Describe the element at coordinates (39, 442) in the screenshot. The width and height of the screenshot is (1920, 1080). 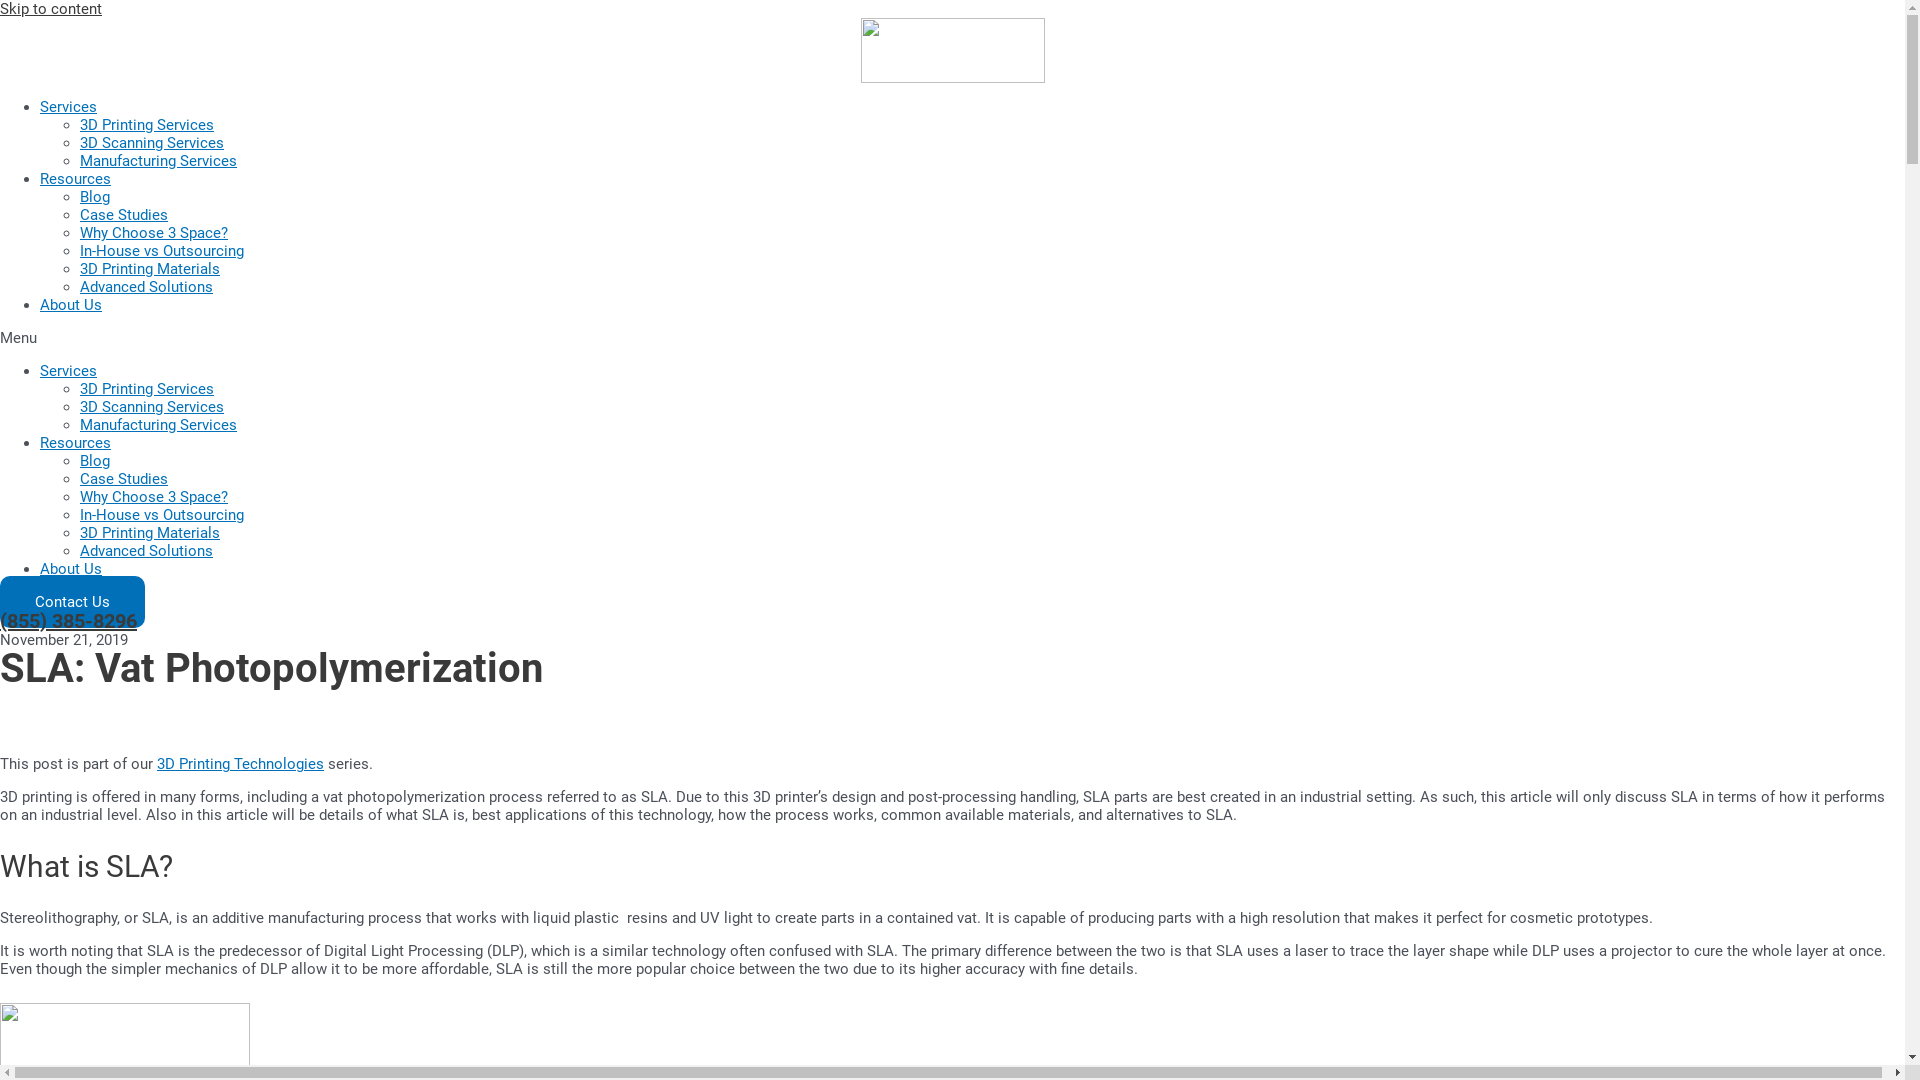
I see `'Resources'` at that location.